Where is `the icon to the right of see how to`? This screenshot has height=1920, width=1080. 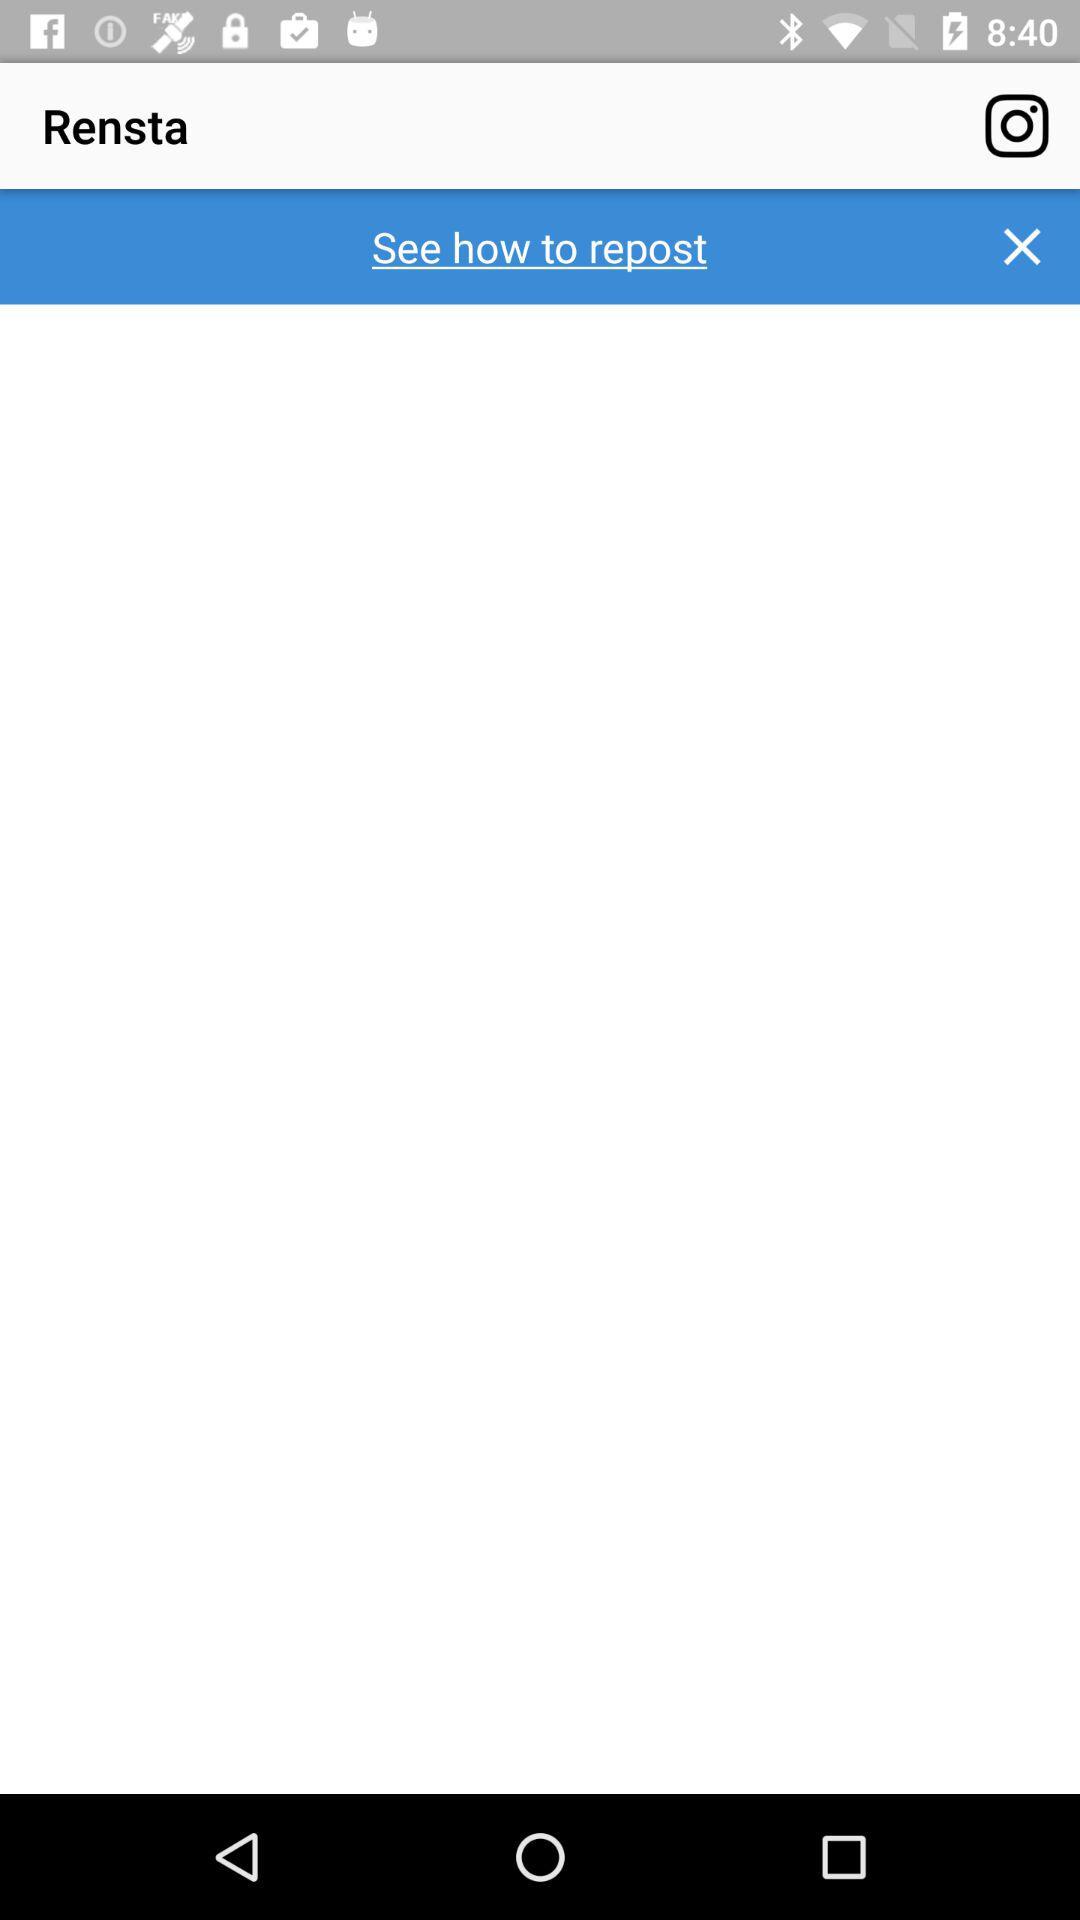
the icon to the right of see how to is located at coordinates (1022, 245).